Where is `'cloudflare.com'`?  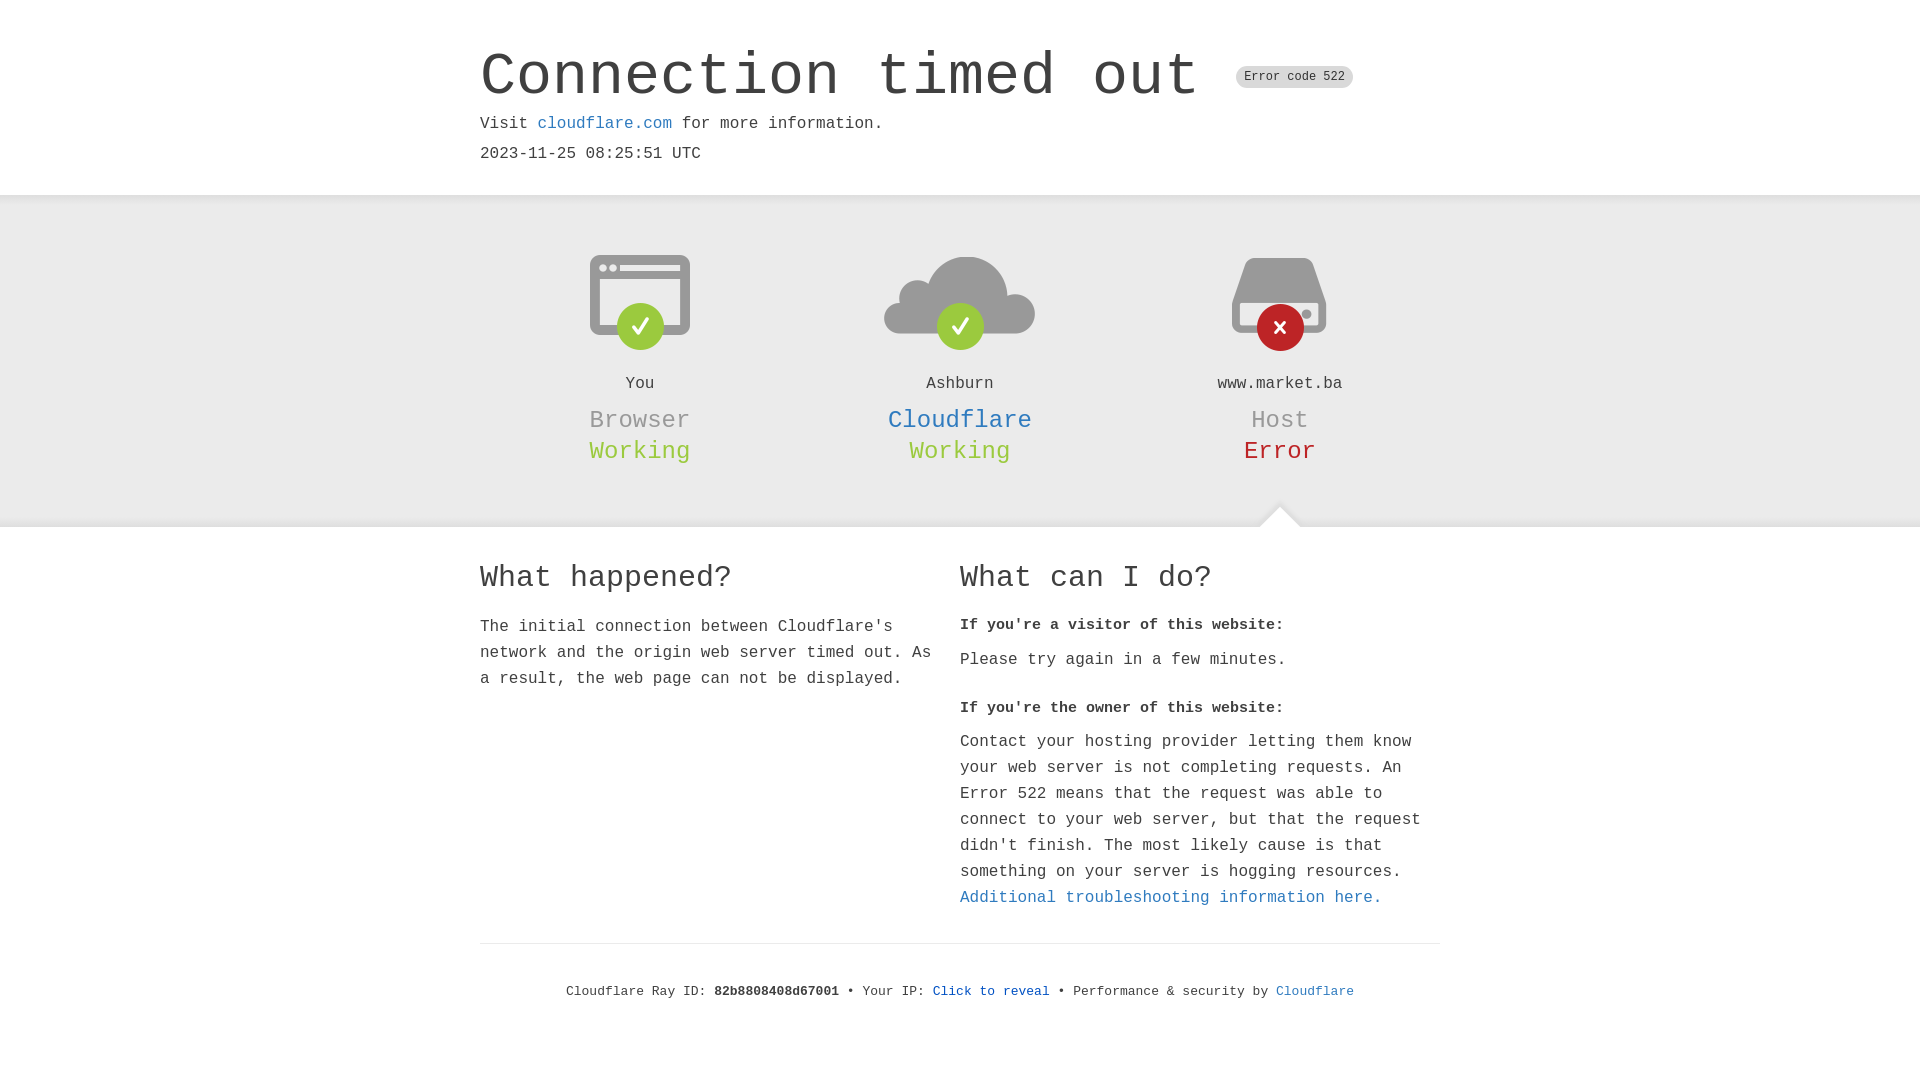 'cloudflare.com' is located at coordinates (537, 123).